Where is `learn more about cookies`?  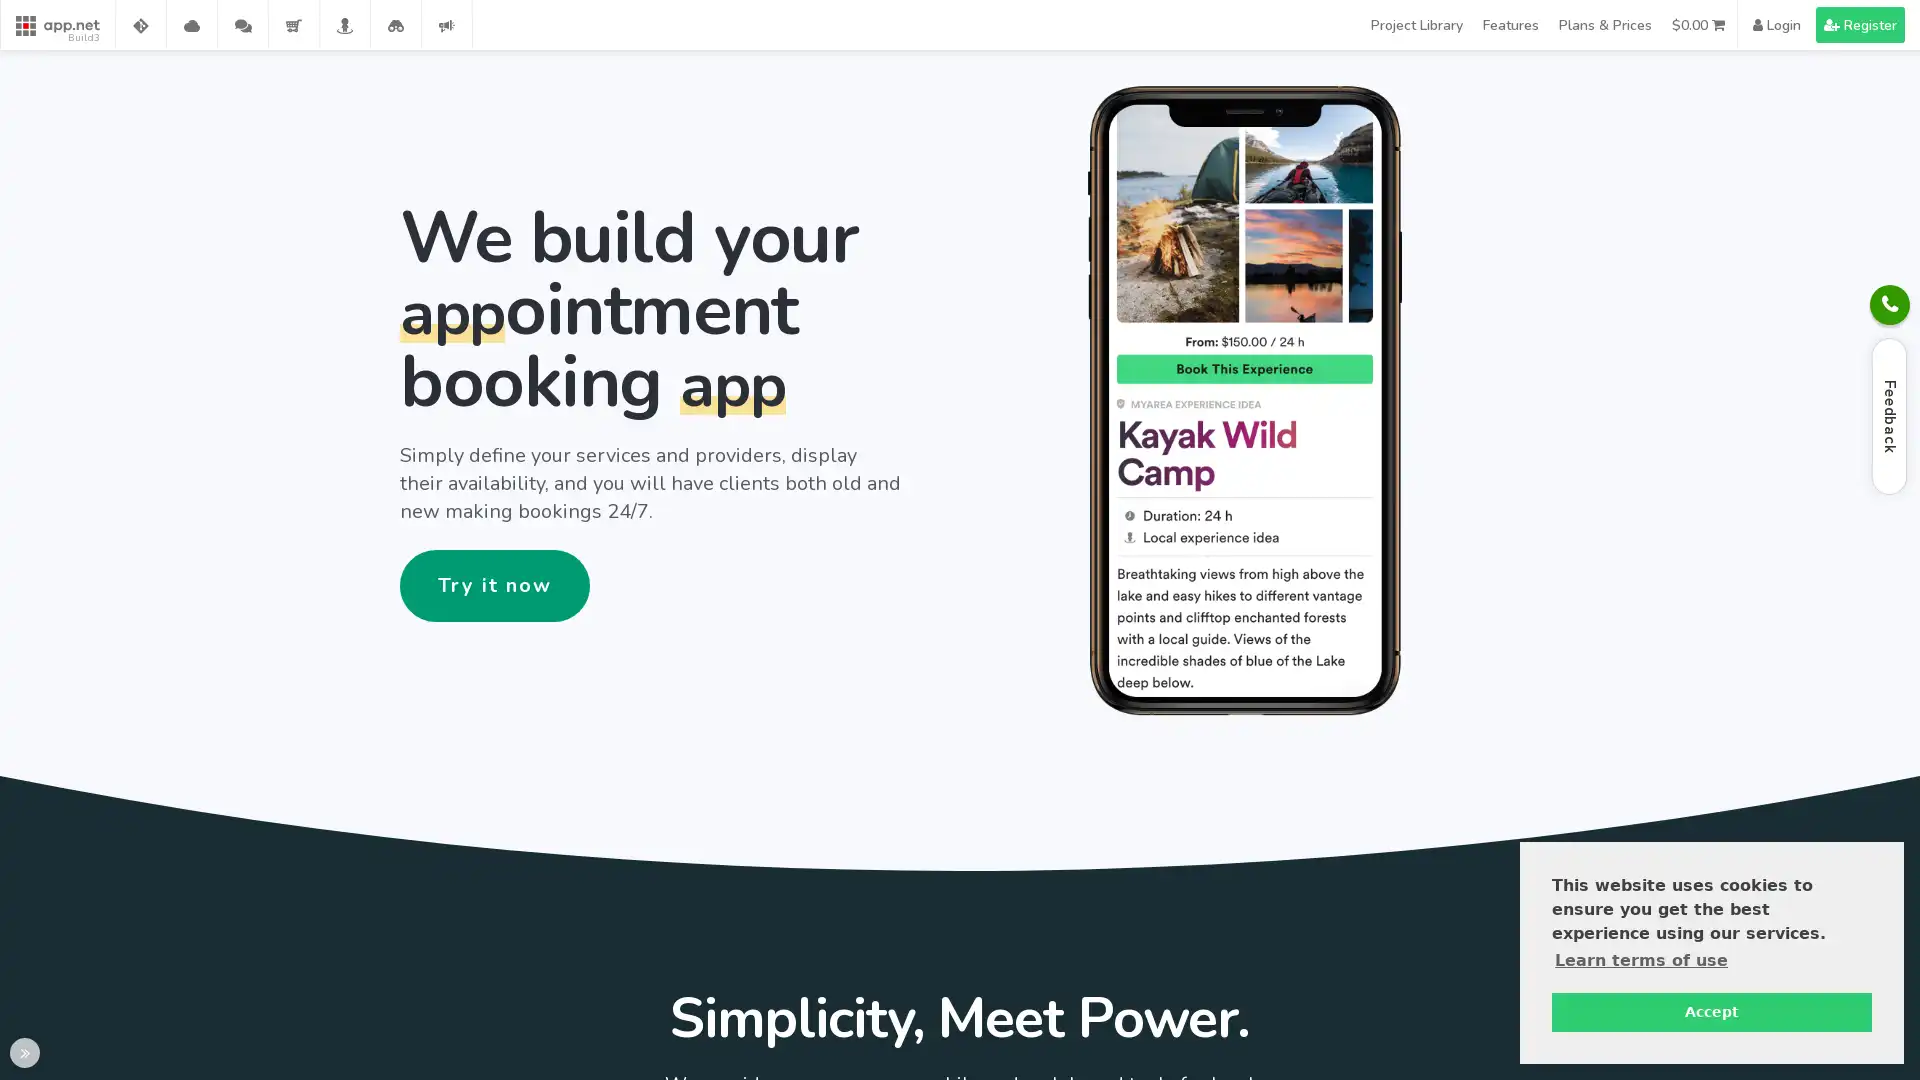
learn more about cookies is located at coordinates (1641, 959).